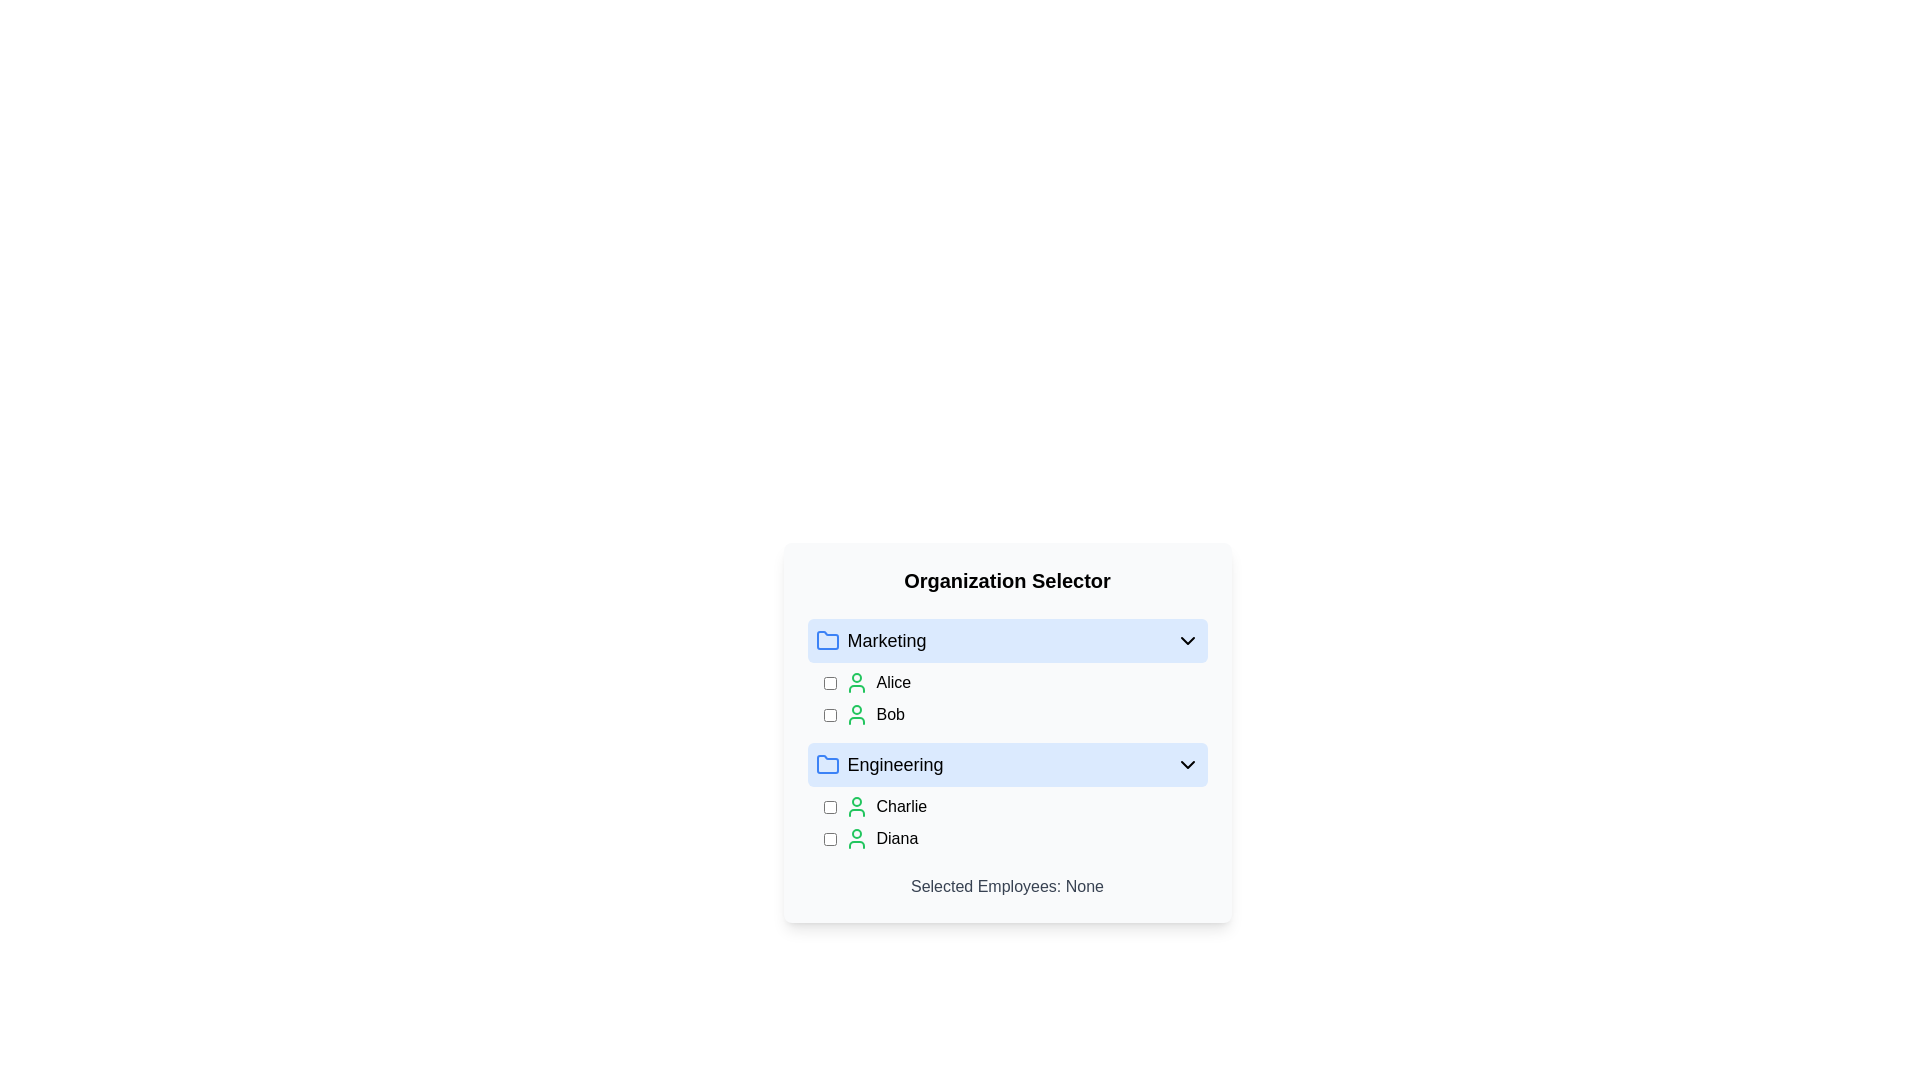 Image resolution: width=1920 pixels, height=1080 pixels. What do you see at coordinates (889, 713) in the screenshot?
I see `the text label representing the individual named 'Bob' located in the 'Marketing' section, second entry after 'Alice'` at bounding box center [889, 713].